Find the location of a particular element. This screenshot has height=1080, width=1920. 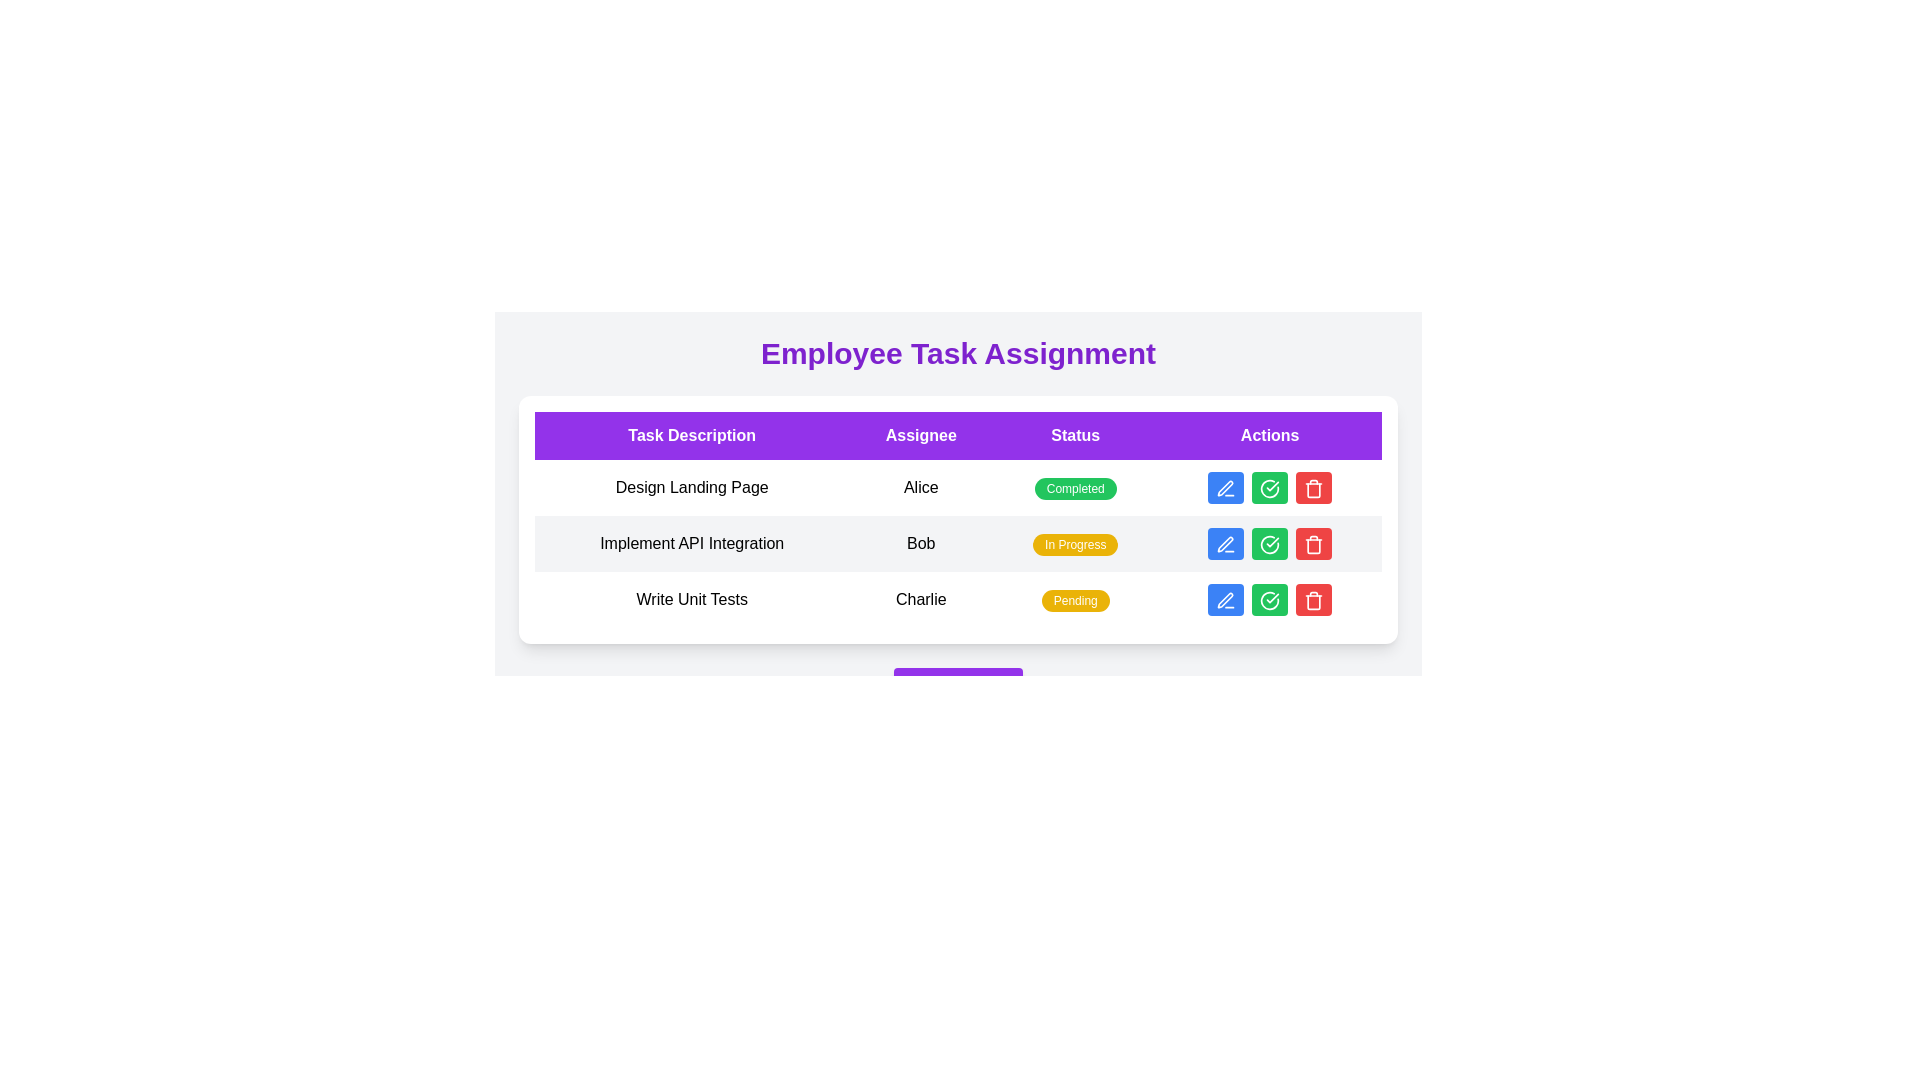

the delete icon button located in the 'Actions' column of the second row in the table is located at coordinates (1314, 546).